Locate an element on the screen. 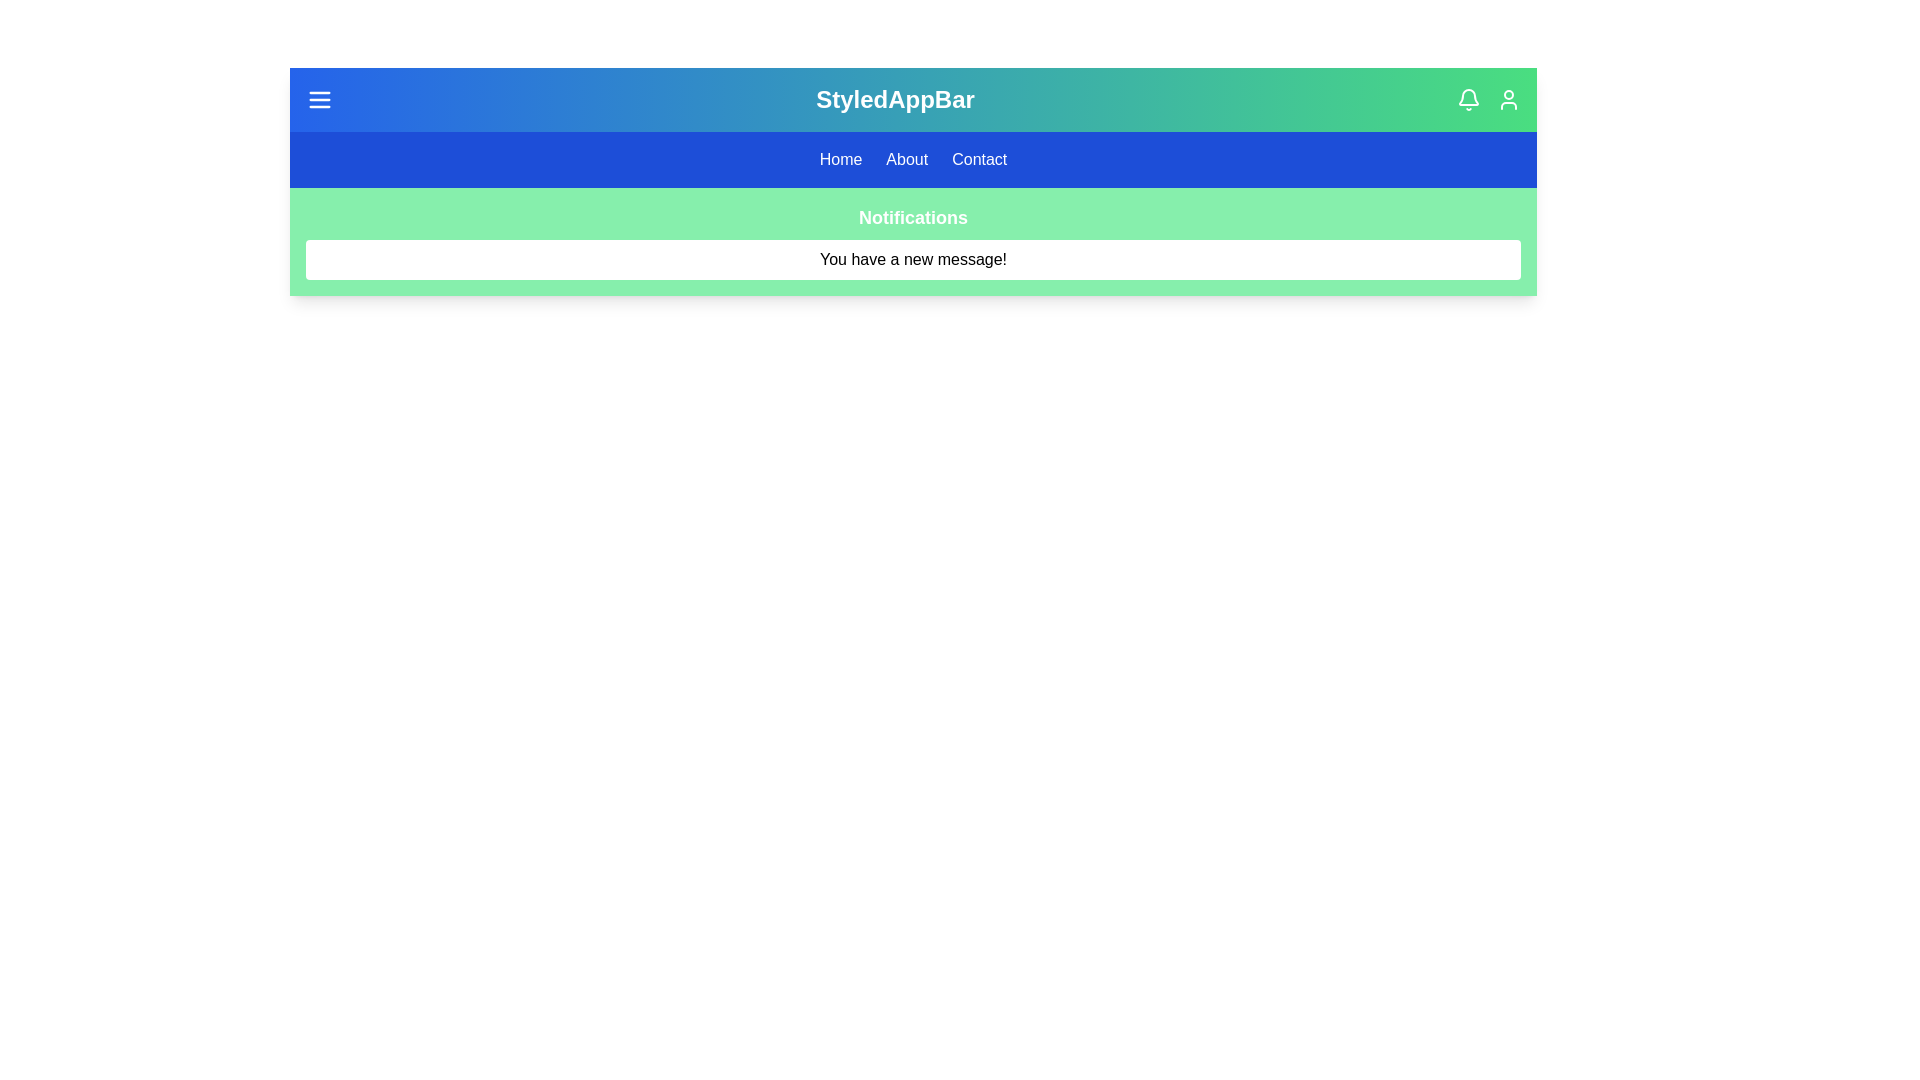 Image resolution: width=1920 pixels, height=1080 pixels. the navigation button located at the top-left corner of the application bar is located at coordinates (320, 100).